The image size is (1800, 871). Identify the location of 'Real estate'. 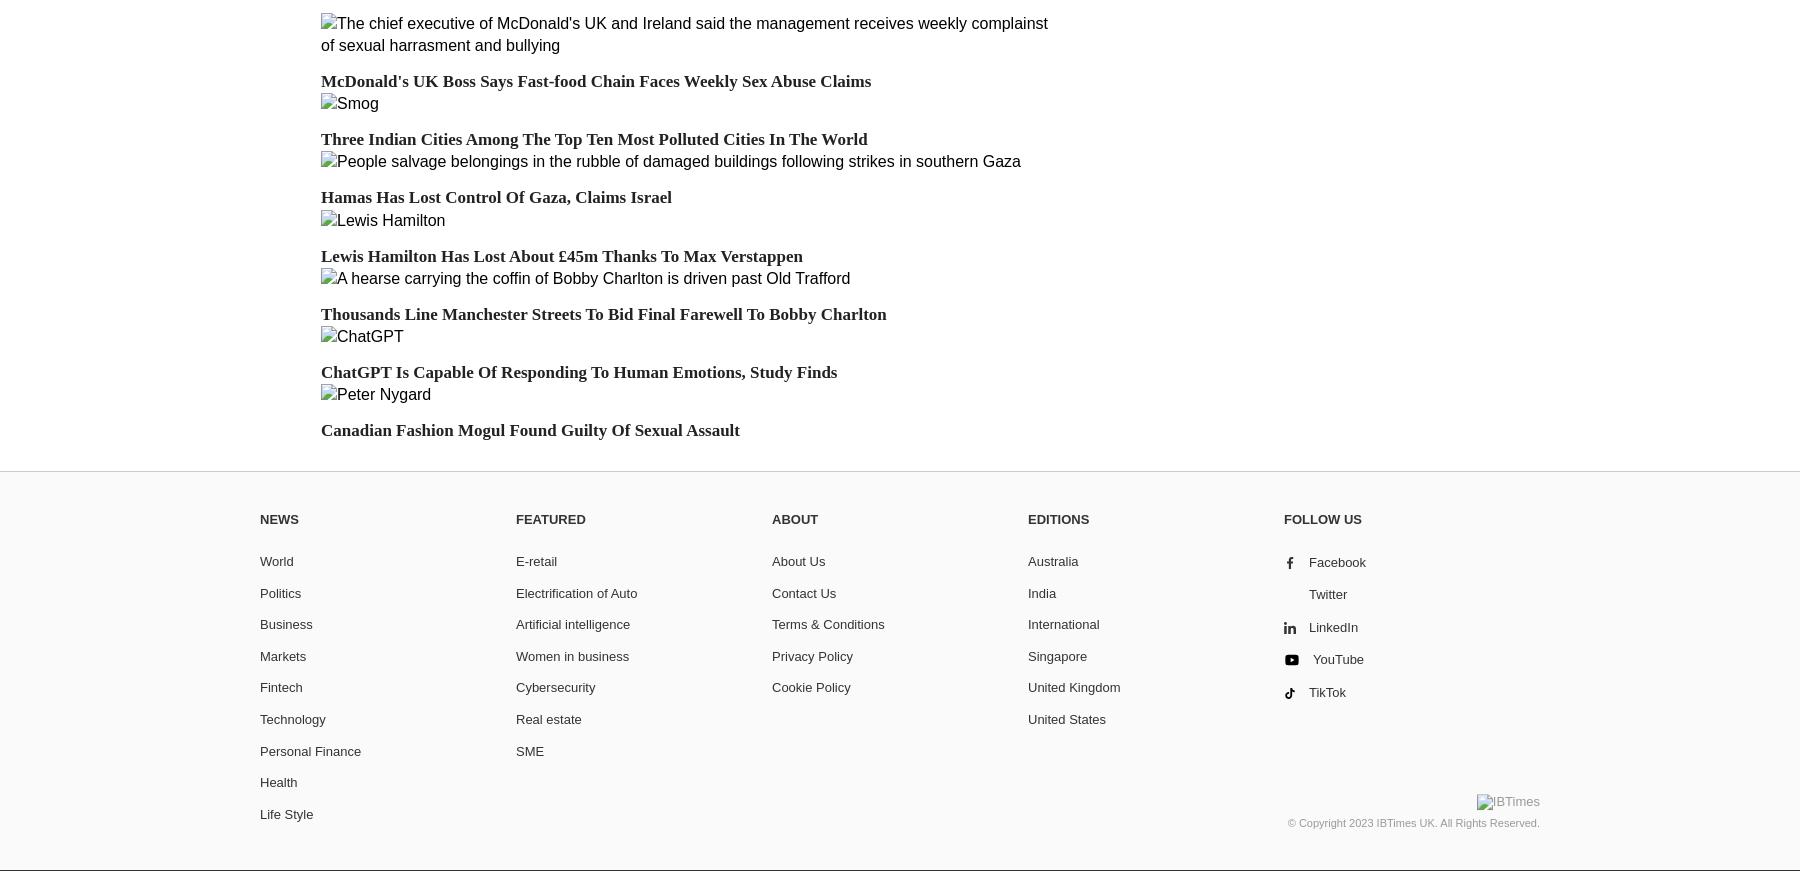
(547, 717).